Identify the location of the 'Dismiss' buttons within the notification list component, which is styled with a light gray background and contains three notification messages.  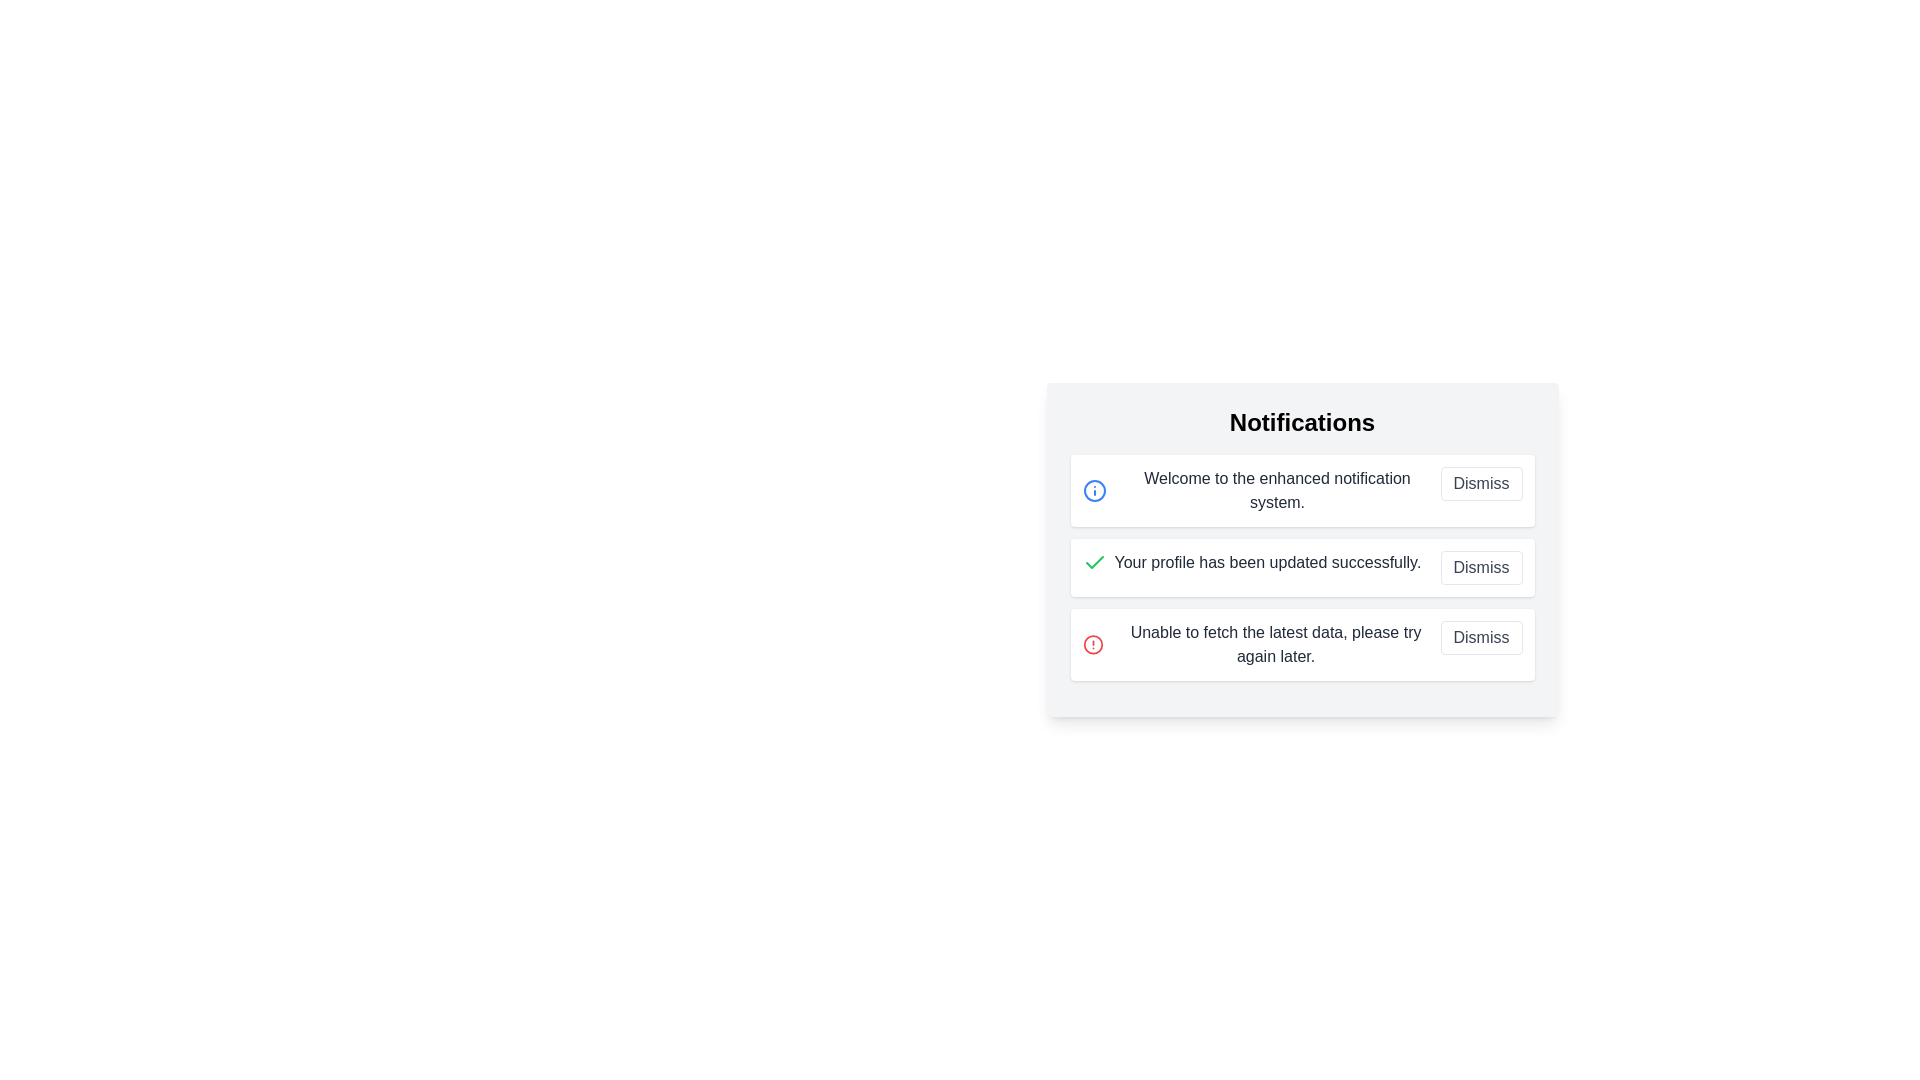
(1302, 550).